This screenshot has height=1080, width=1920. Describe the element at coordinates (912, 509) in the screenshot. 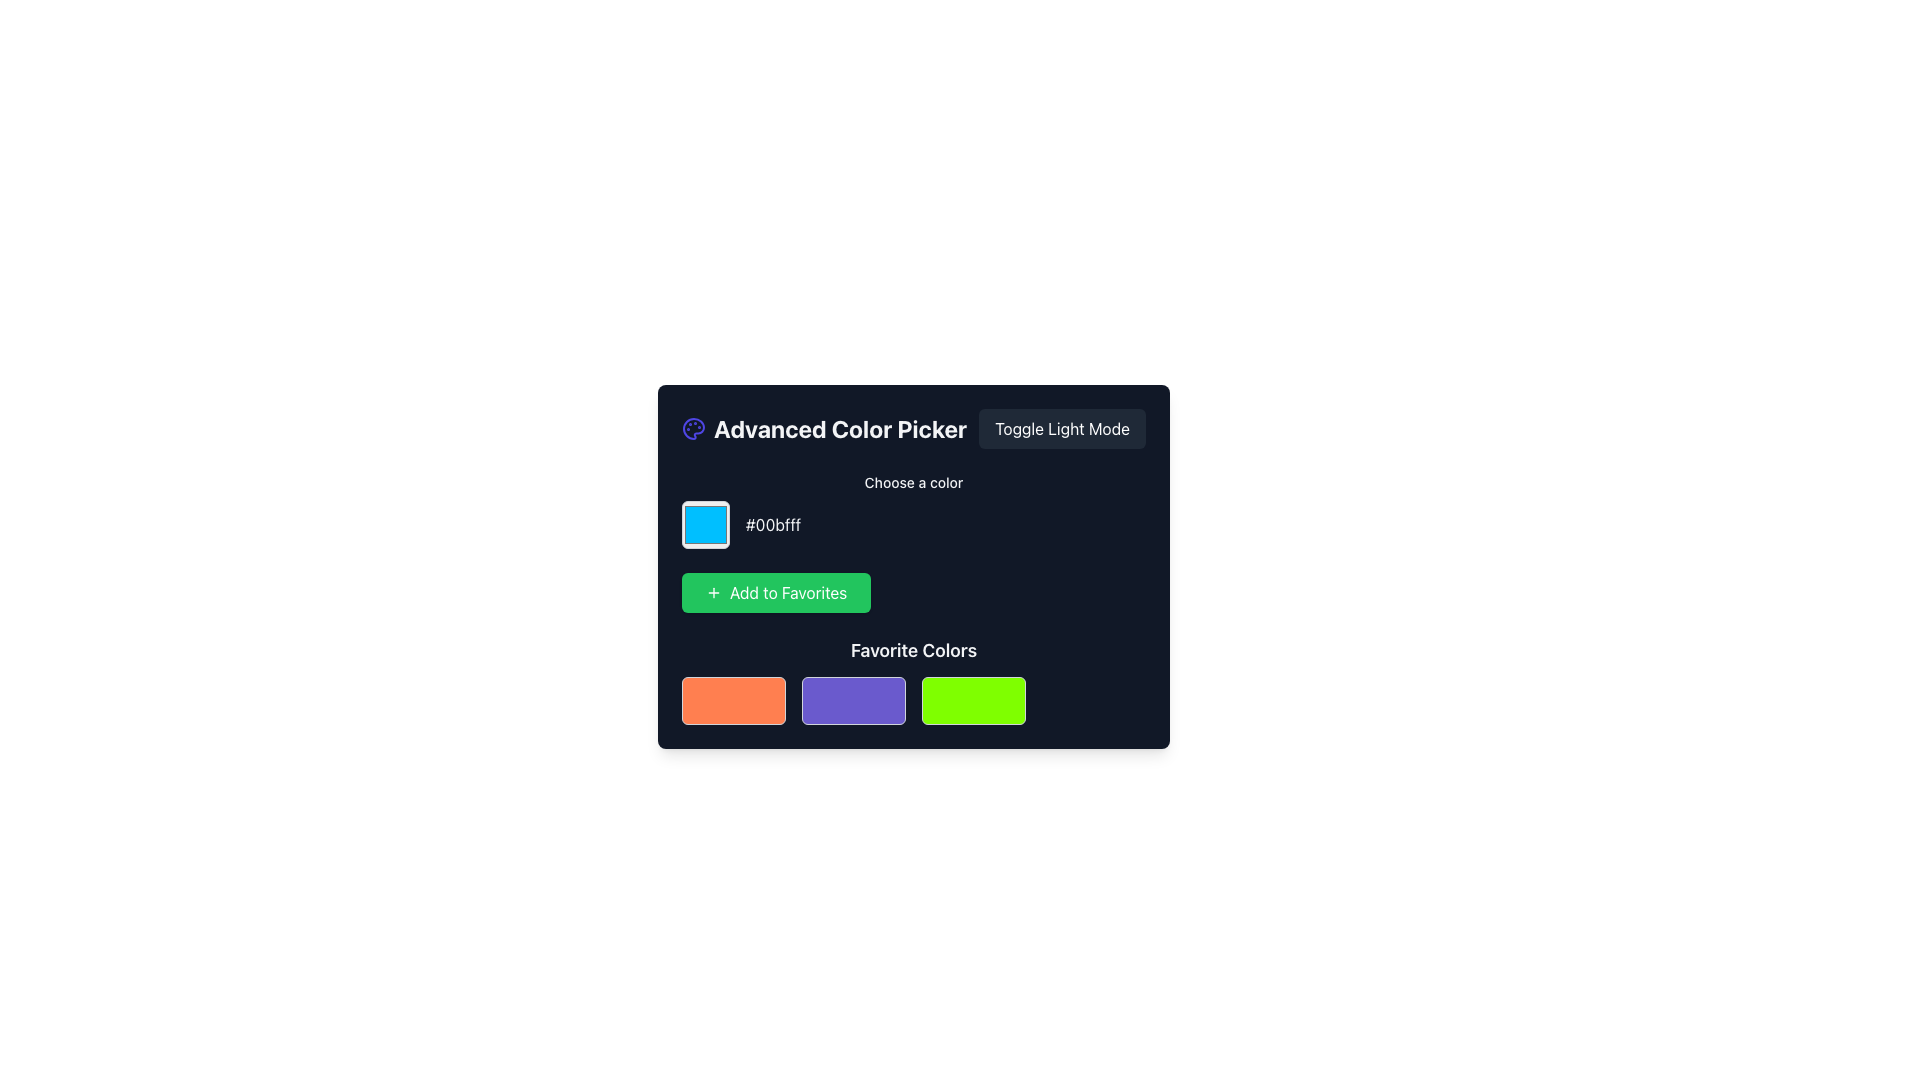

I see `a color using the Color Picker labeled 'Choose a color' located in the 'Advanced Color Picker' section` at that location.